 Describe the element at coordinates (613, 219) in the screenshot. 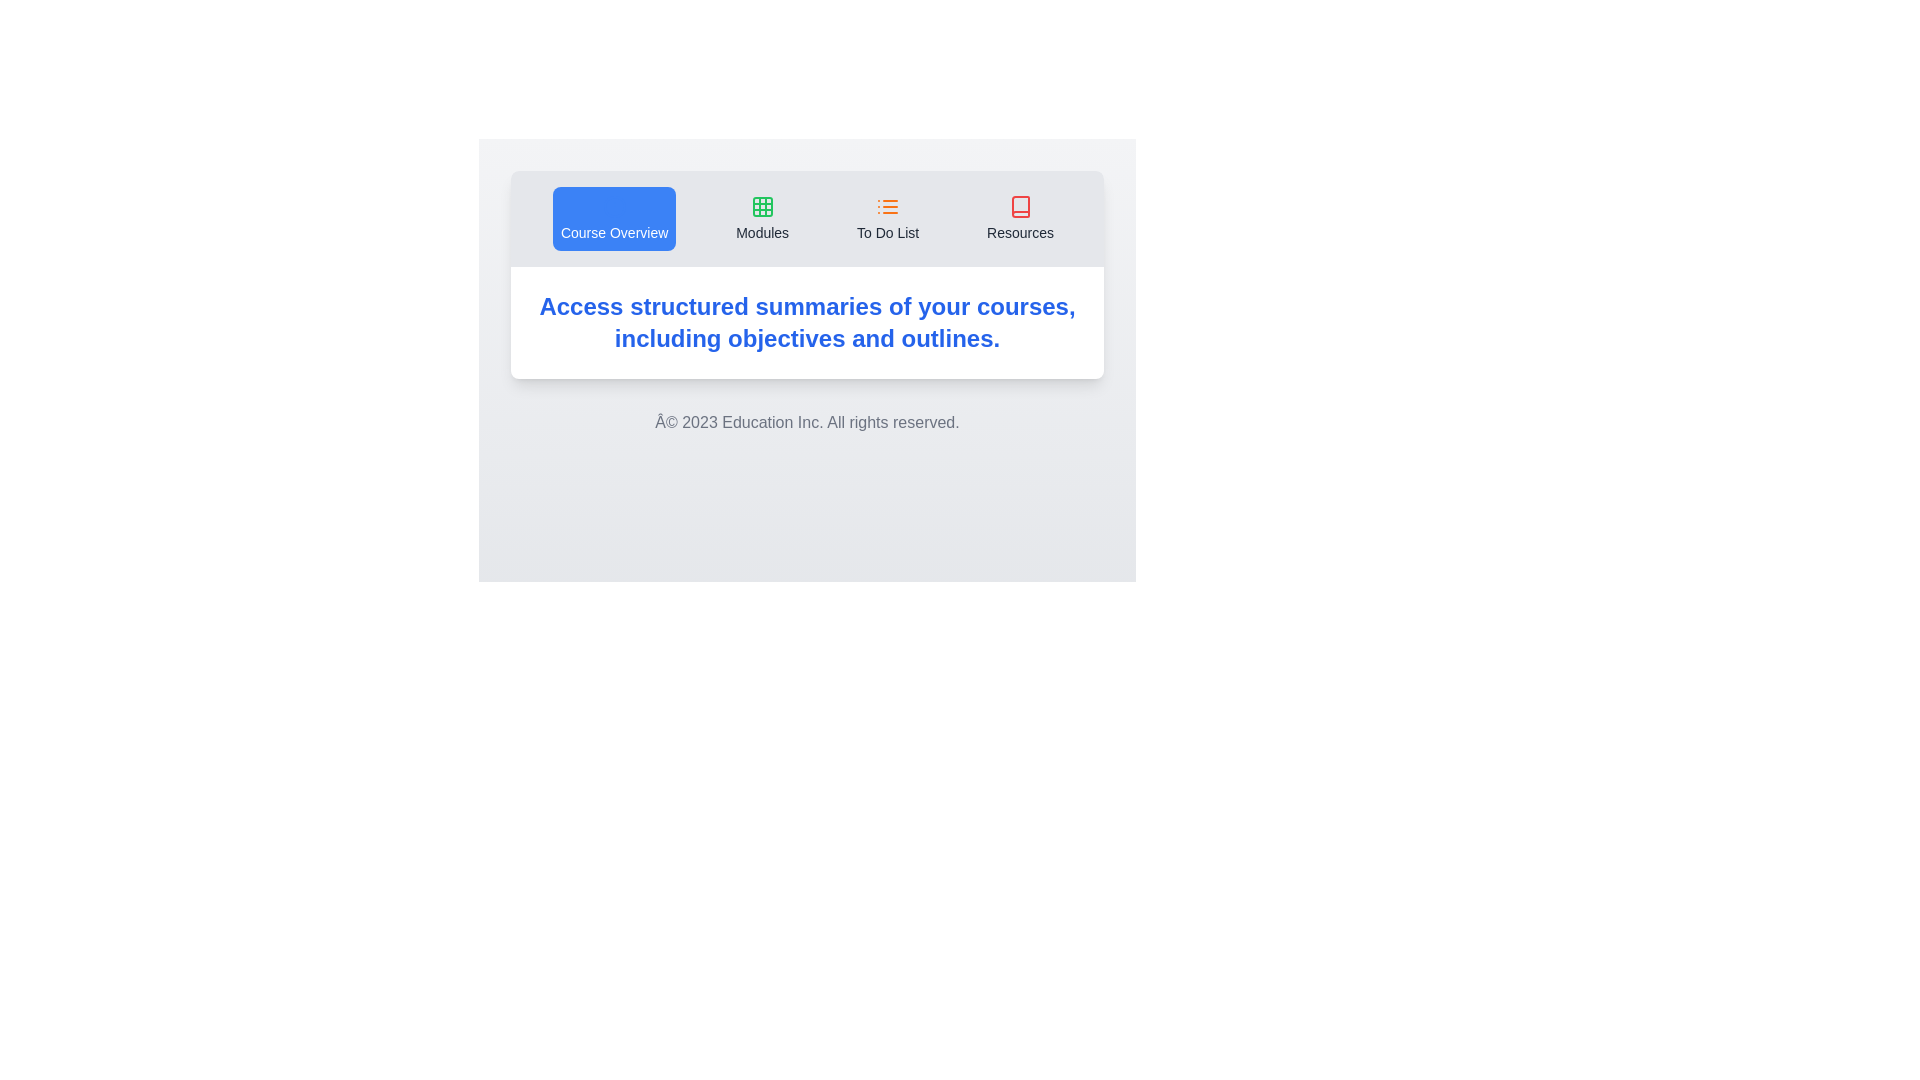

I see `the tab button labeled Course Overview to preview its hover effect` at that location.